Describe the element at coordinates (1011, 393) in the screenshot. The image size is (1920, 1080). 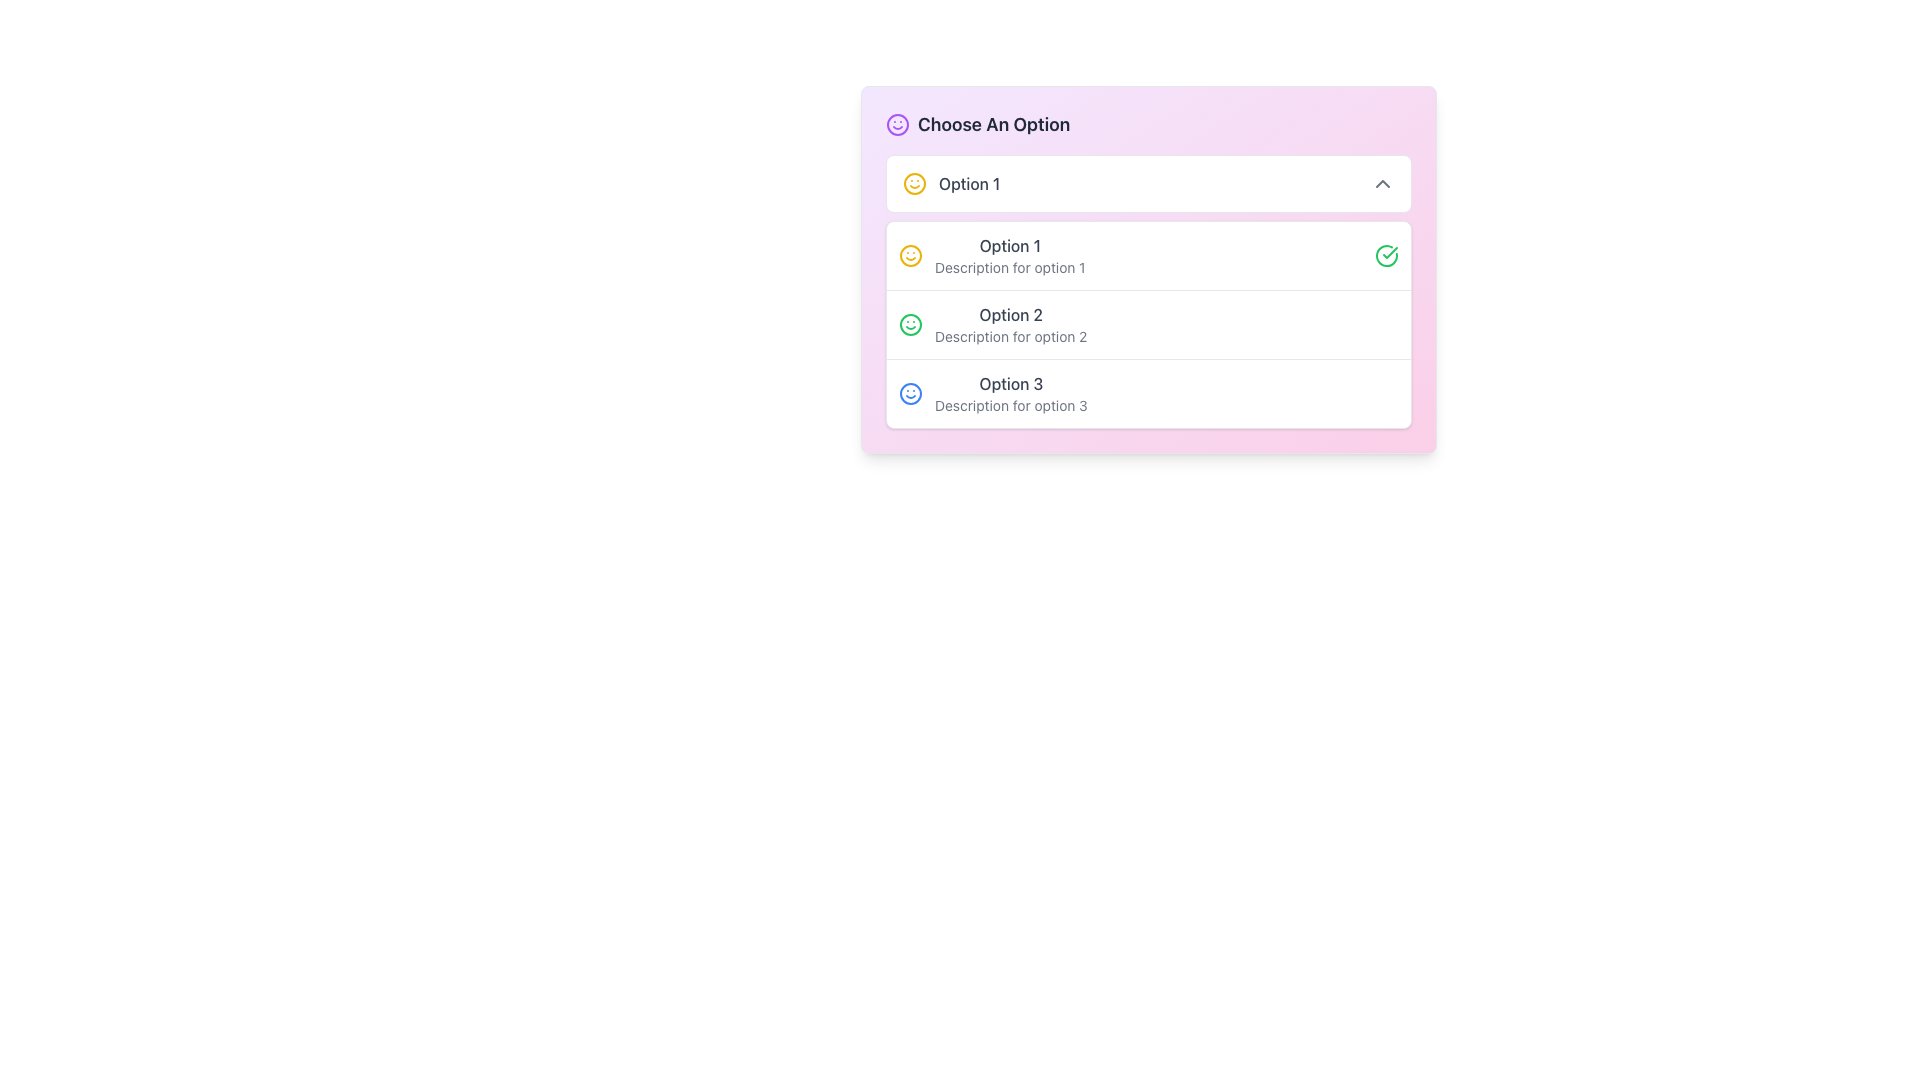
I see `the List item titled 'Option 3' which has a bold dark text and a gray subtitle, alongside a blue smiley face icon` at that location.